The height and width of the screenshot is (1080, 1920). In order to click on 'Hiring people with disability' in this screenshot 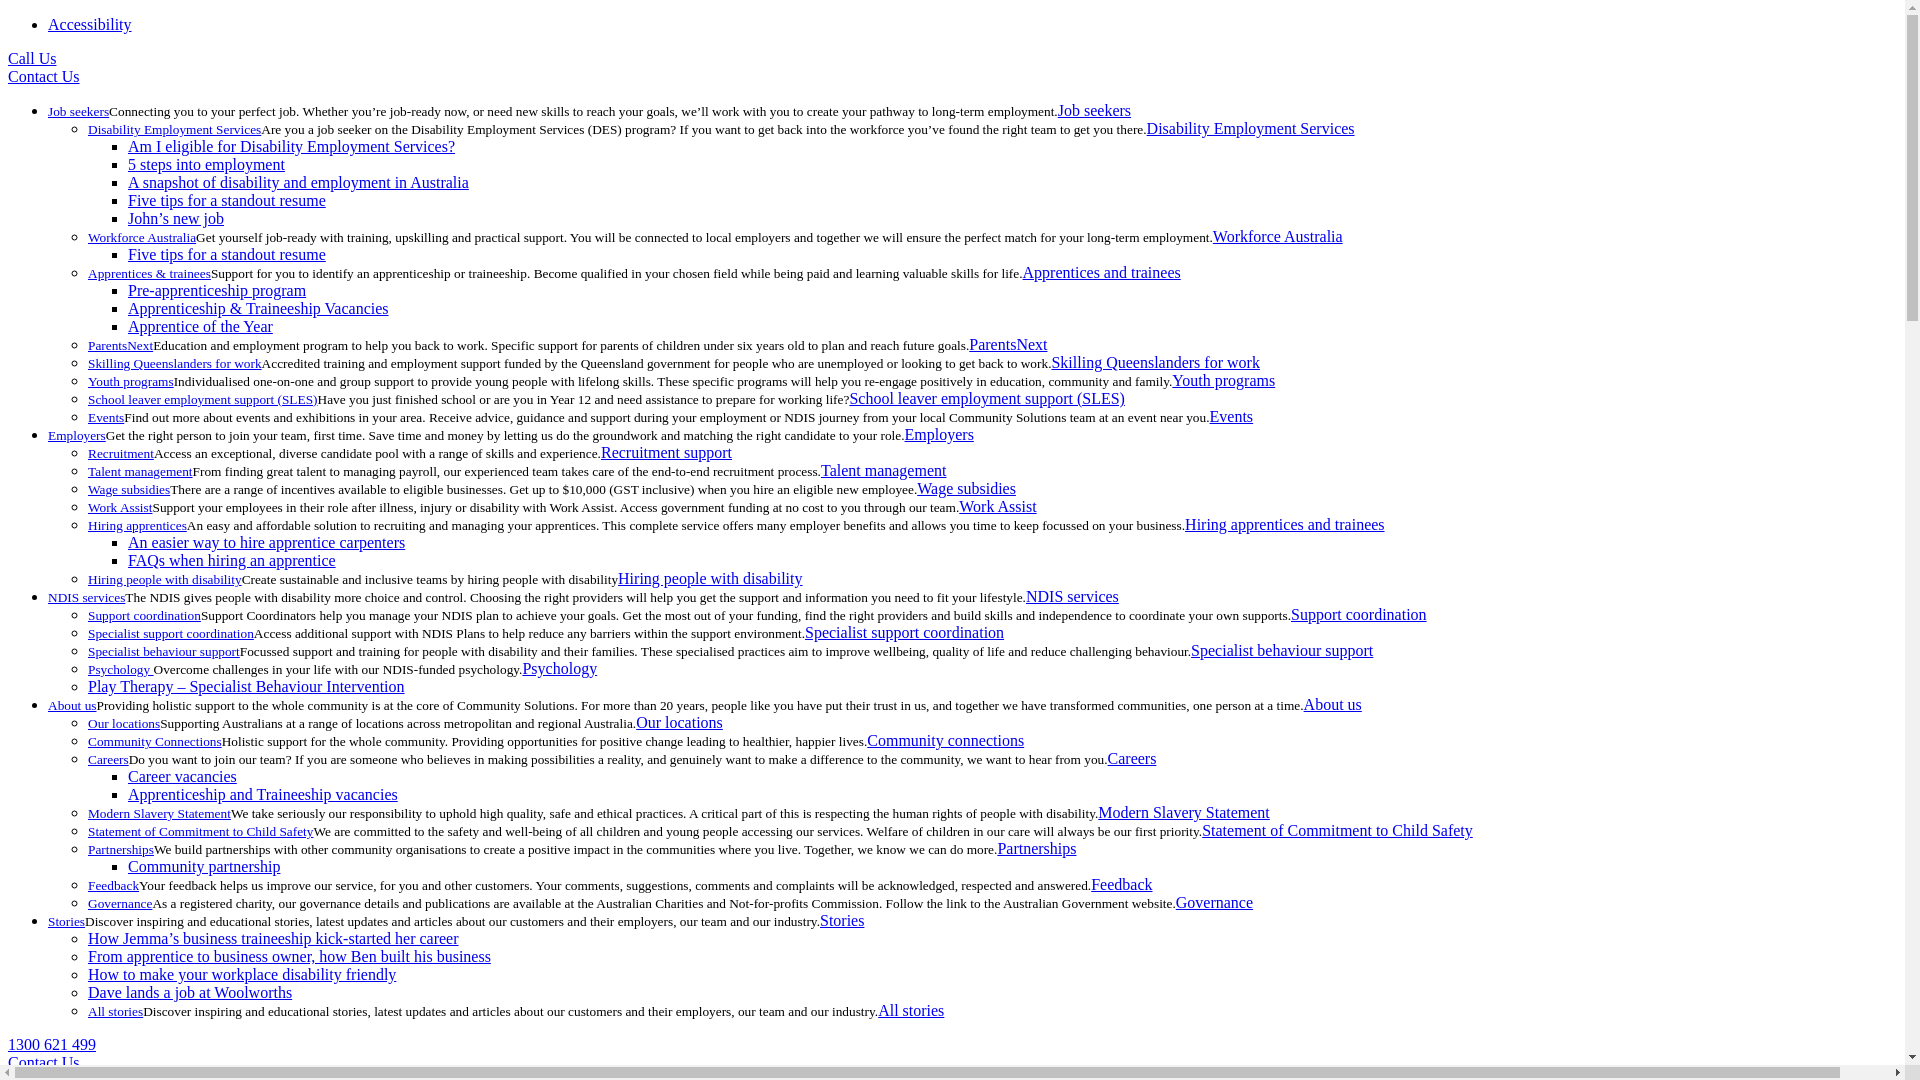, I will do `click(710, 578)`.